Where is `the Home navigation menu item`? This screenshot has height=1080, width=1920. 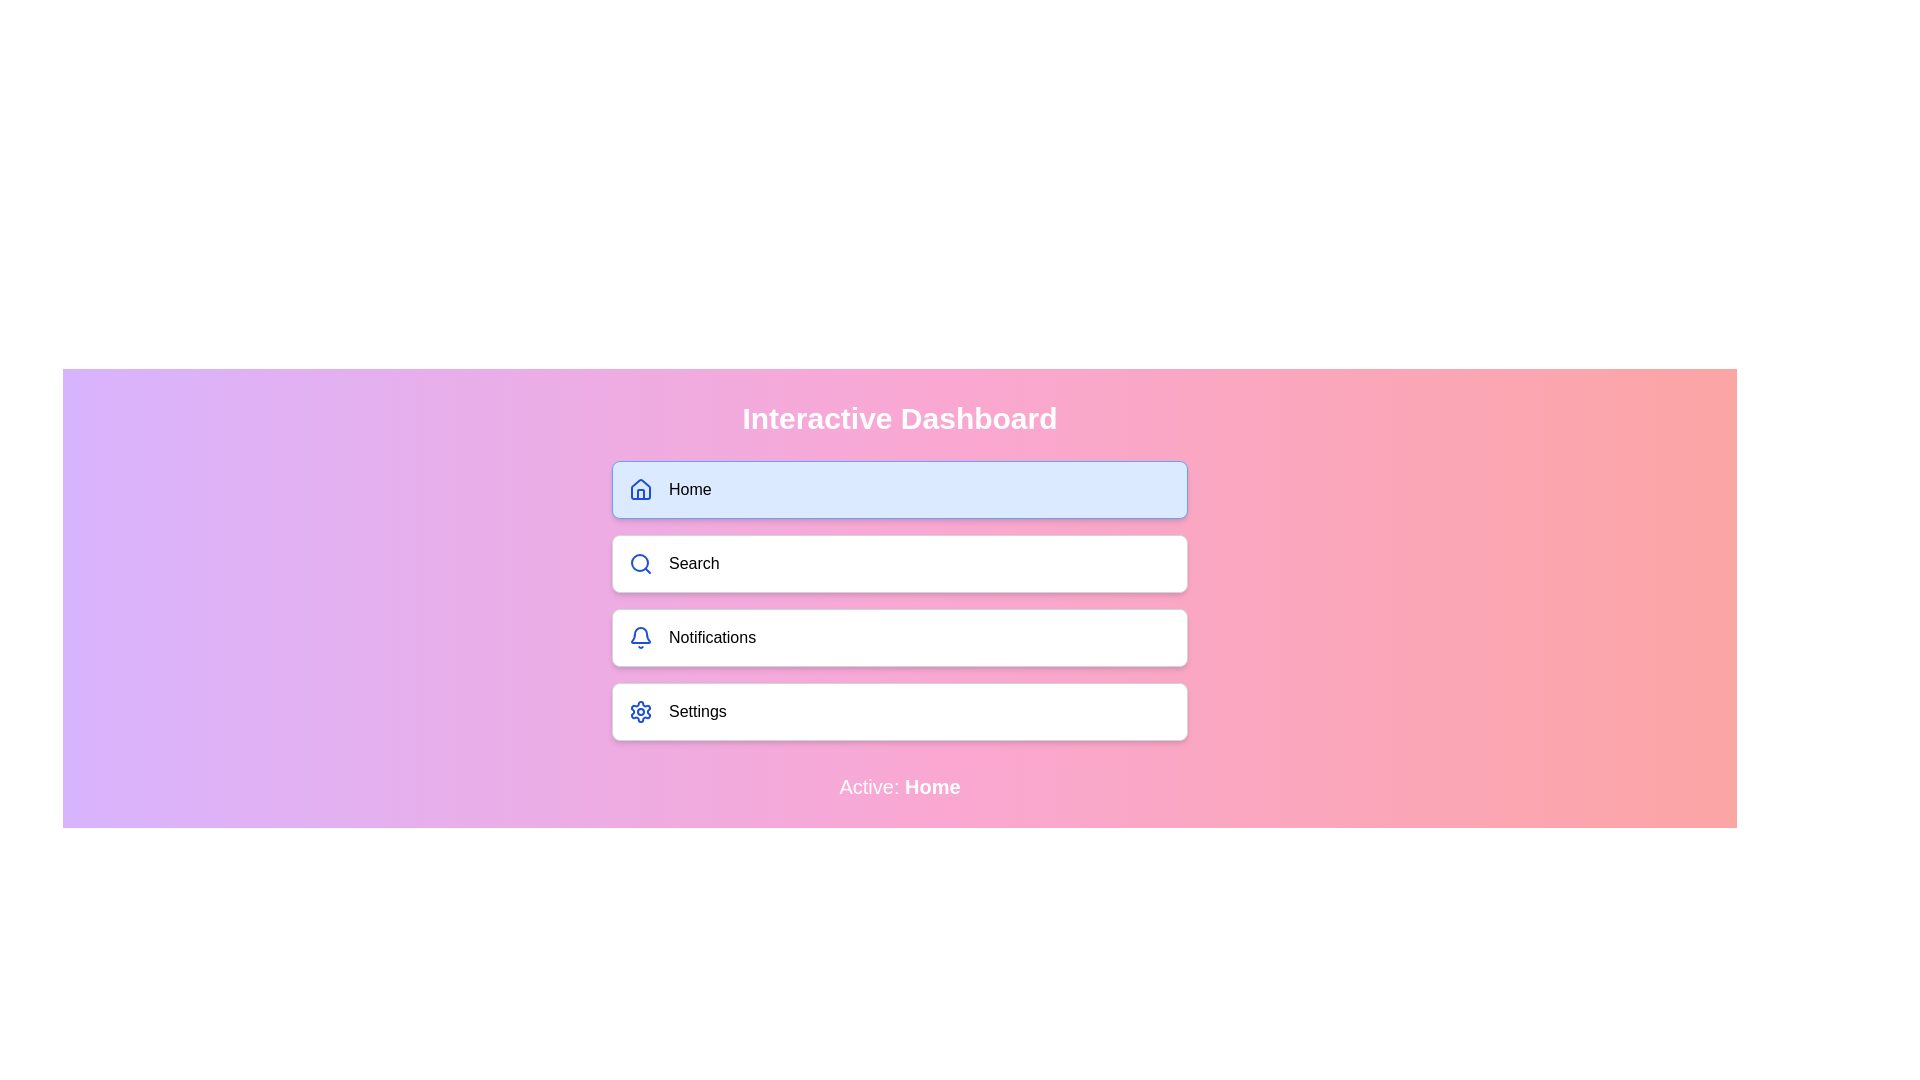 the Home navigation menu item is located at coordinates (899, 489).